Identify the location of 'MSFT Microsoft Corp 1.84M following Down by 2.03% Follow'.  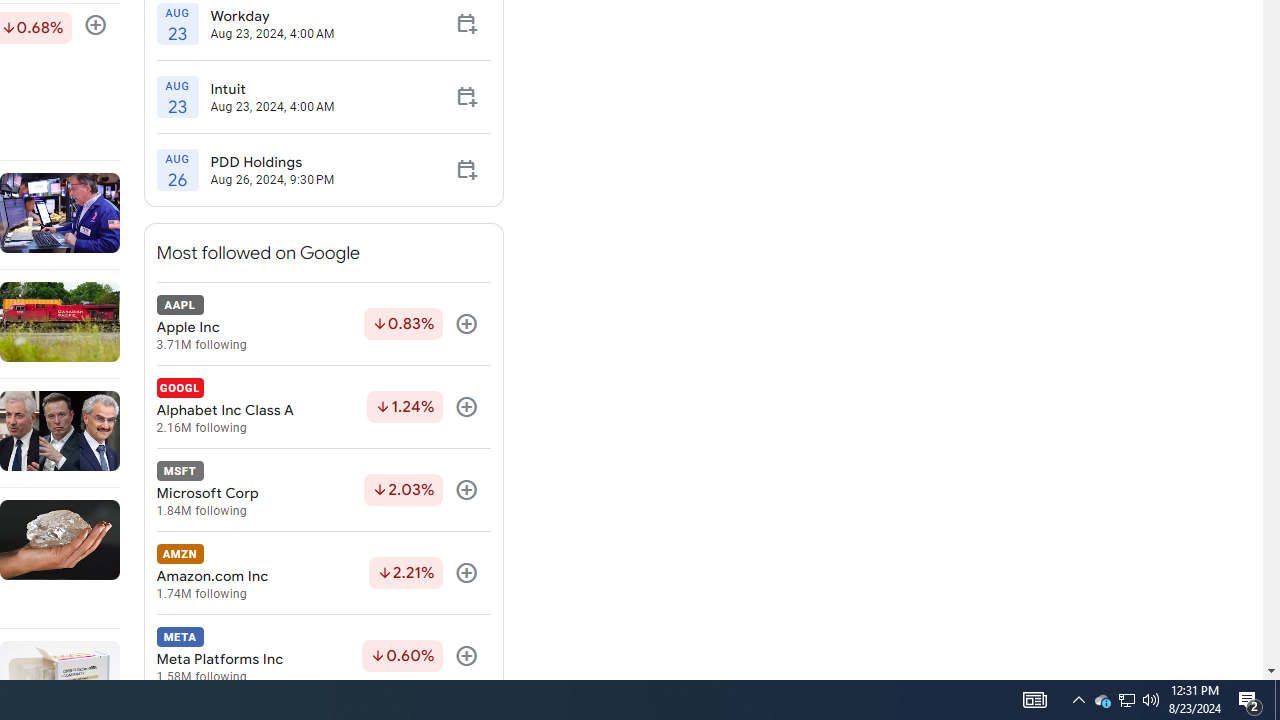
(323, 490).